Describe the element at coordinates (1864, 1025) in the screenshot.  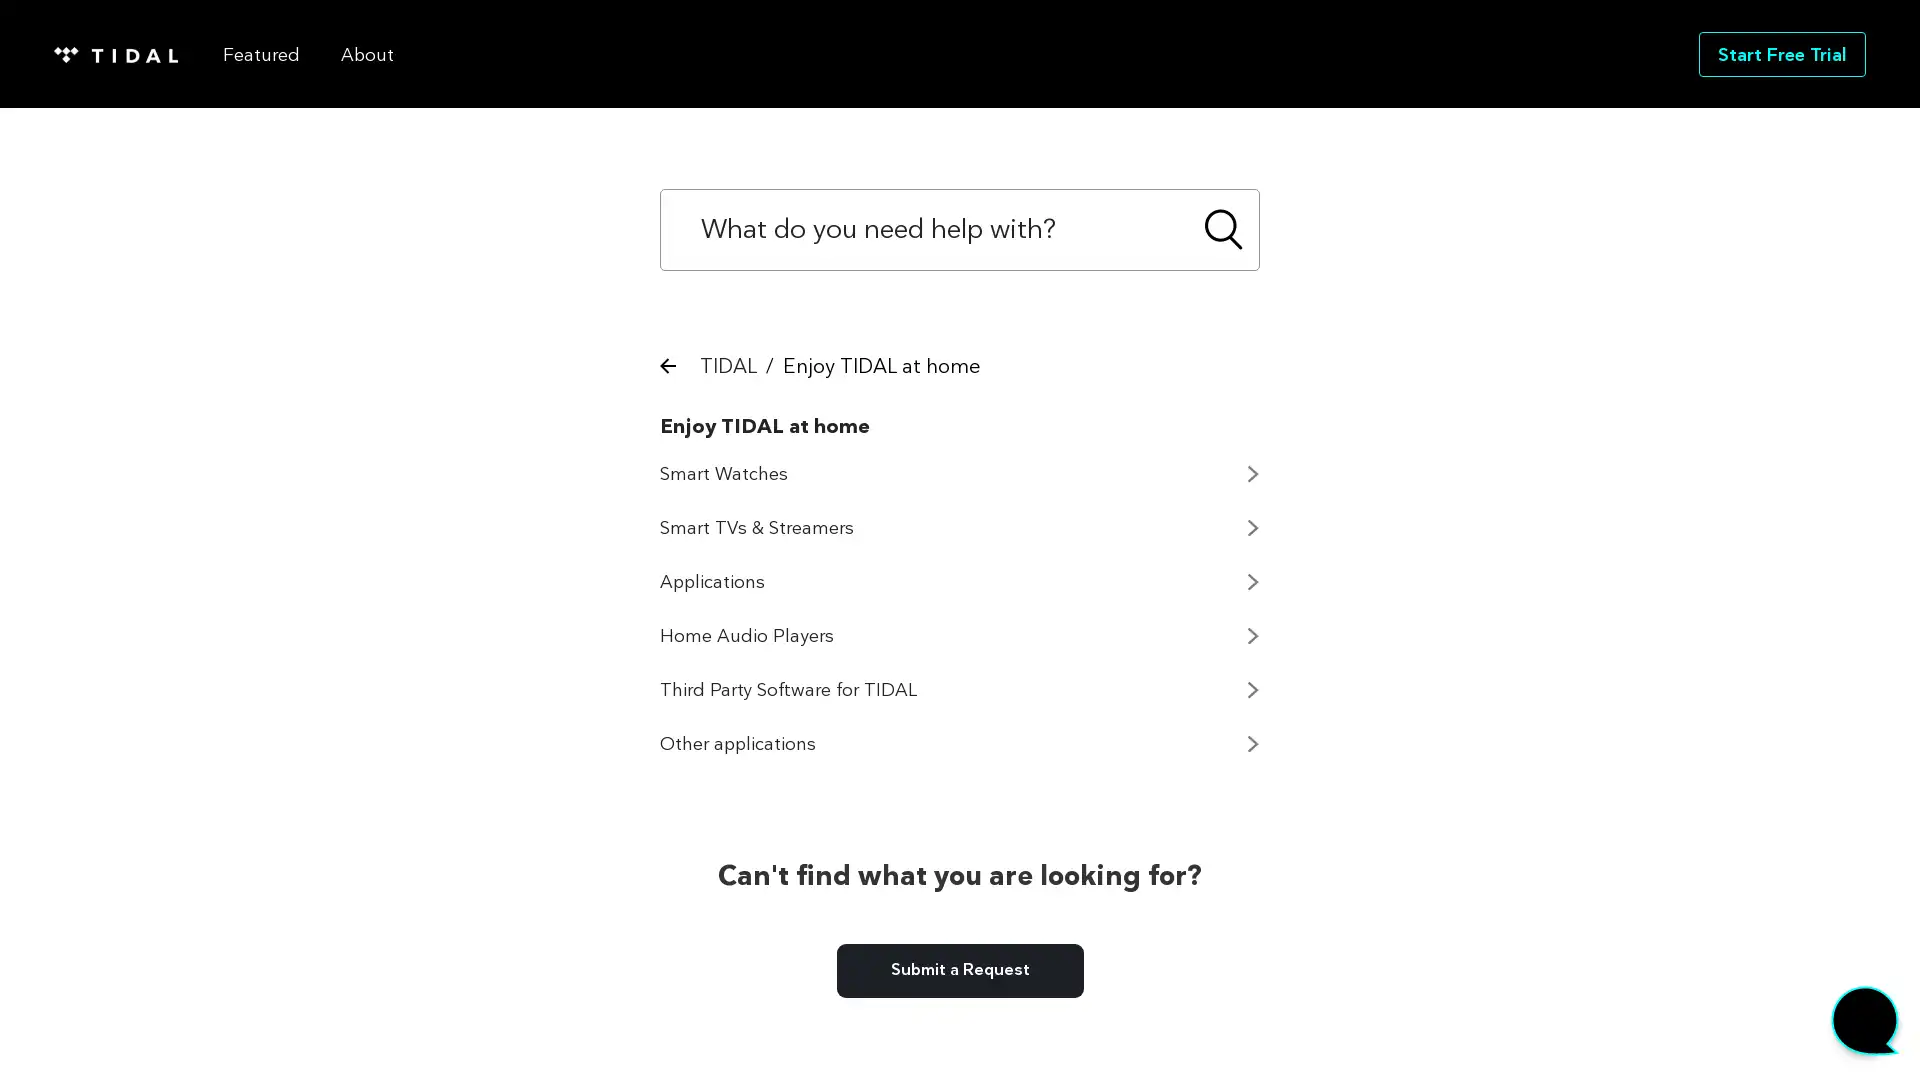
I see `Start chat` at that location.